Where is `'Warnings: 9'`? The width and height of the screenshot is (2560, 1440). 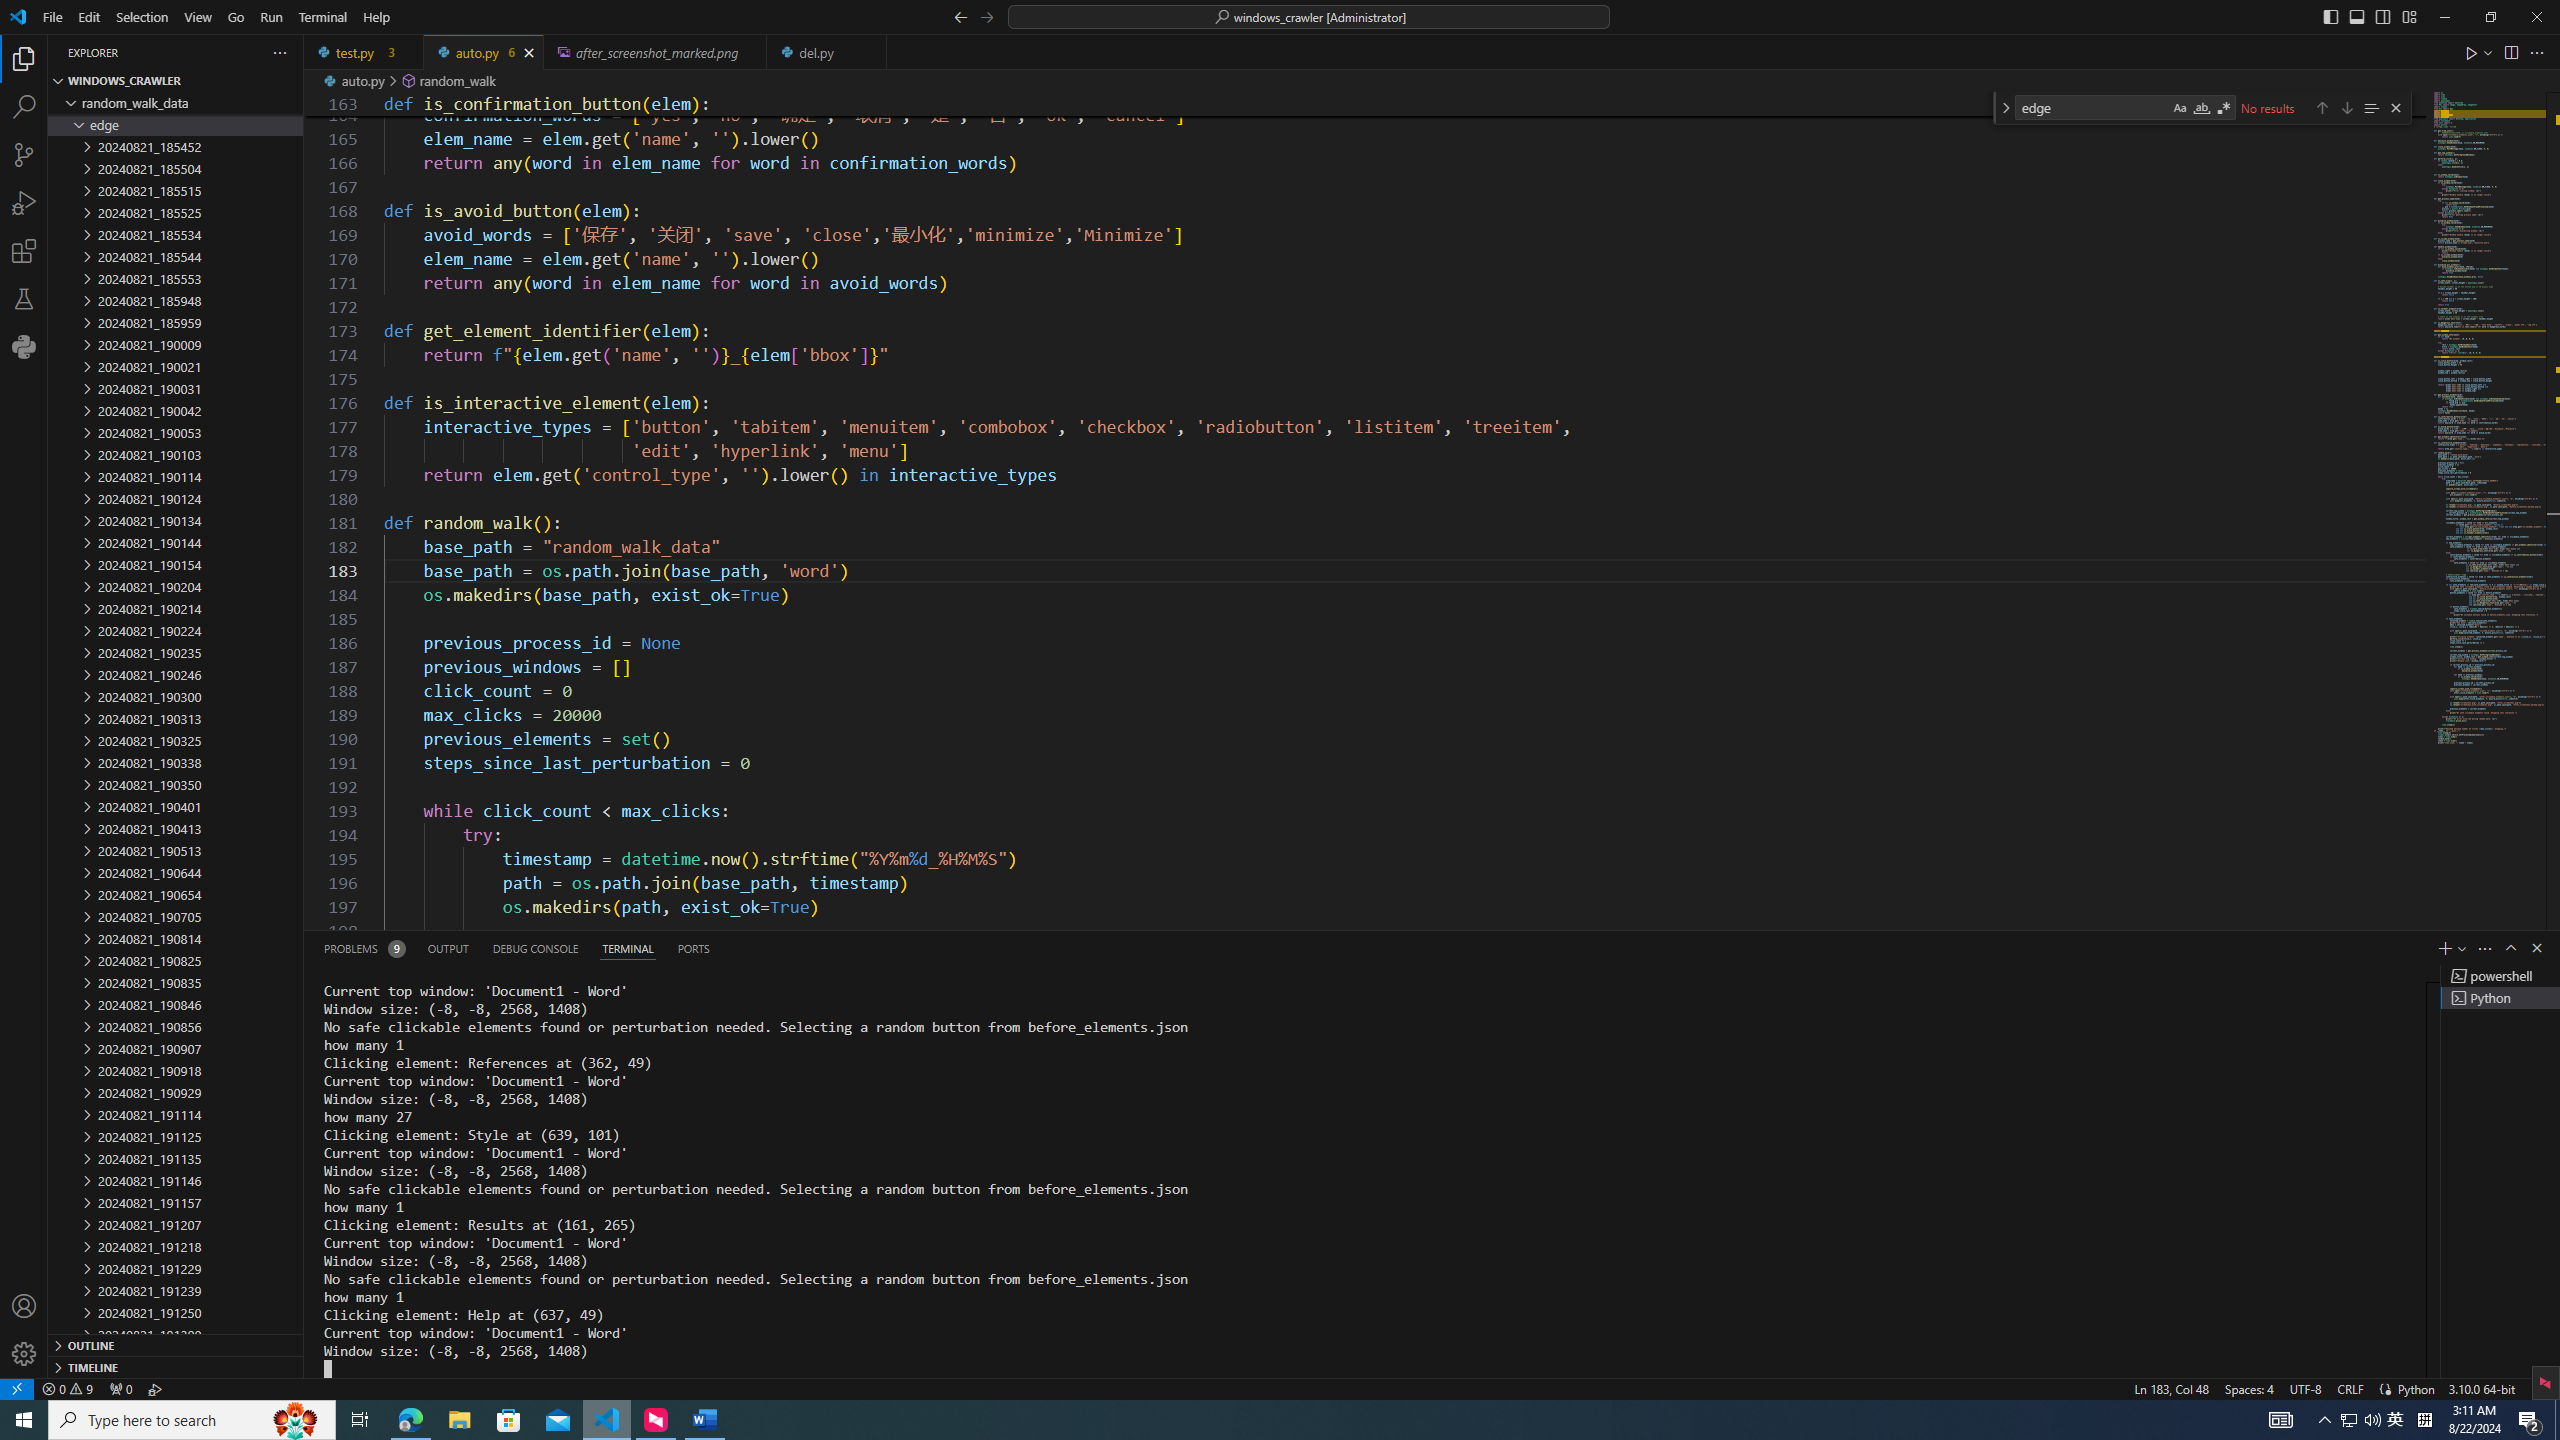
'Warnings: 9' is located at coordinates (65, 1387).